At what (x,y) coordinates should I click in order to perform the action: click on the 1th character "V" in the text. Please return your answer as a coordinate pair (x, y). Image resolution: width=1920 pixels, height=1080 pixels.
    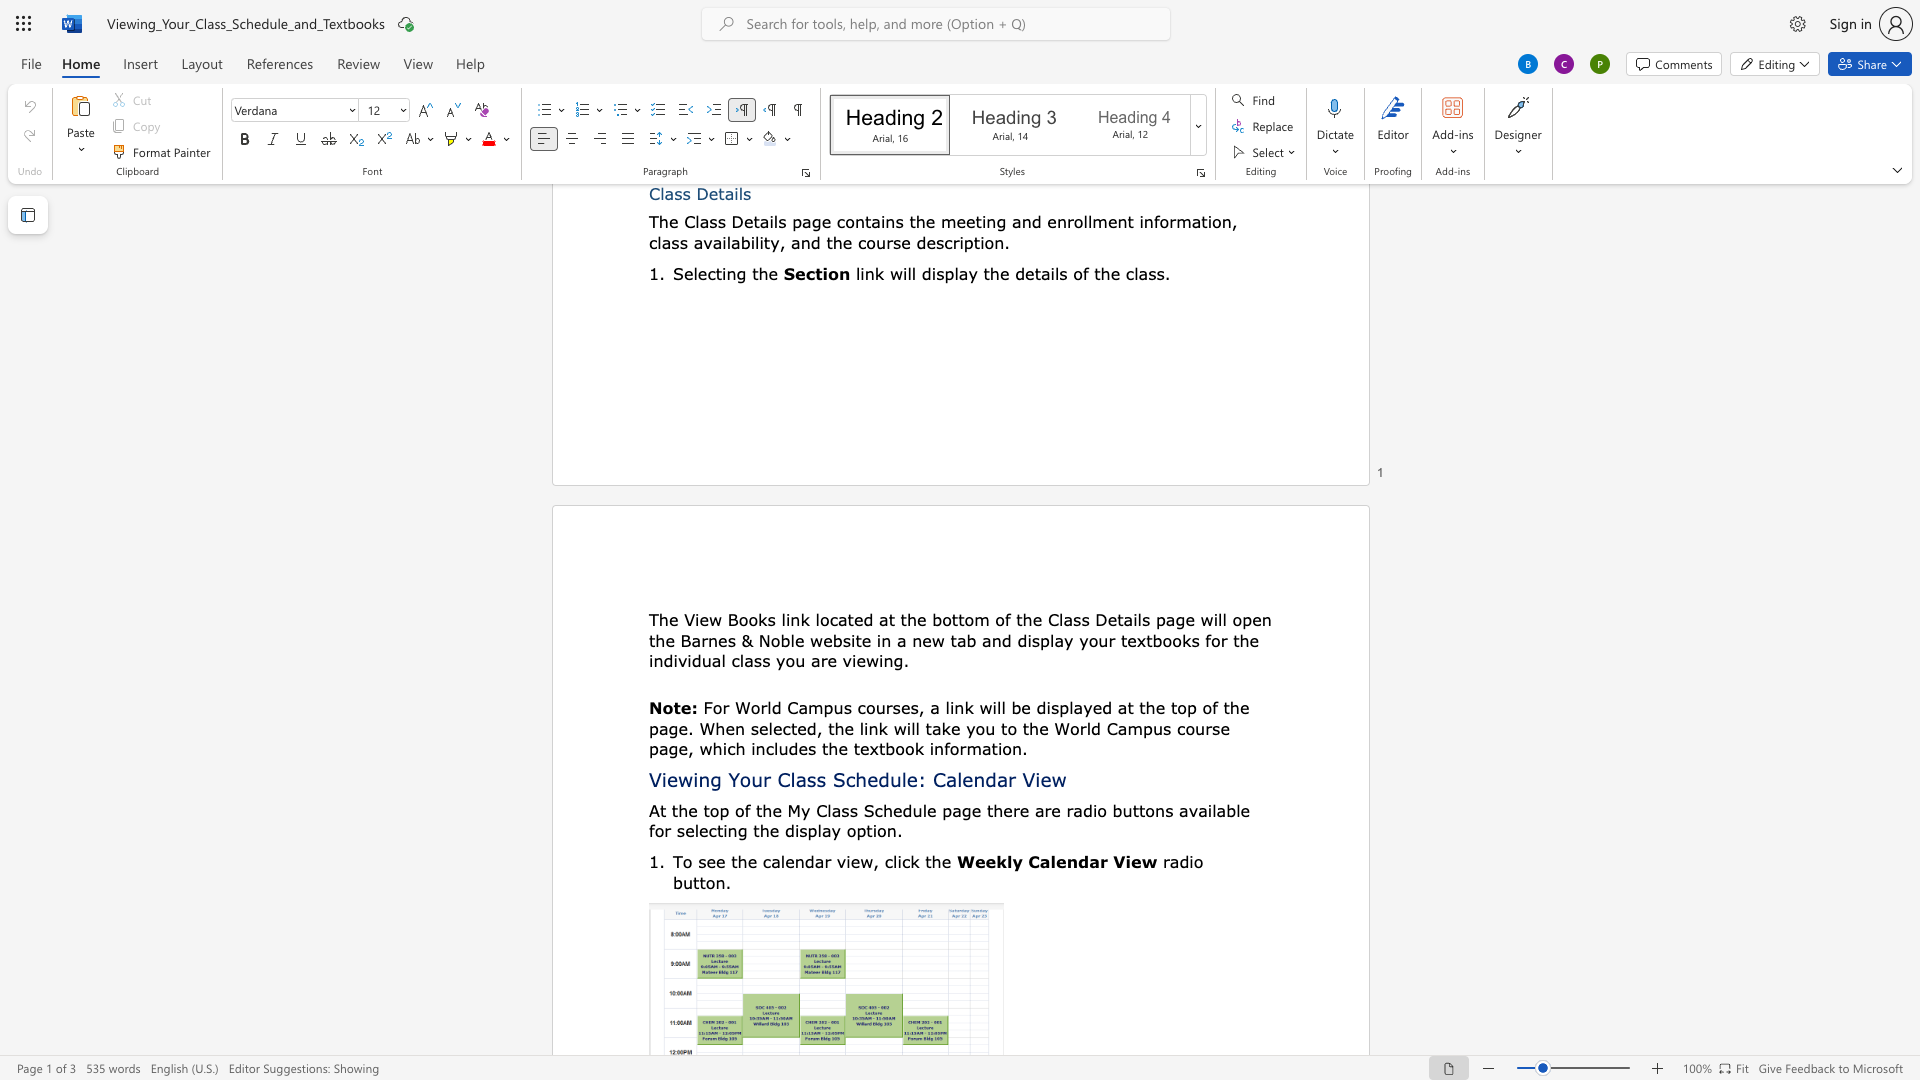
    Looking at the image, I should click on (655, 778).